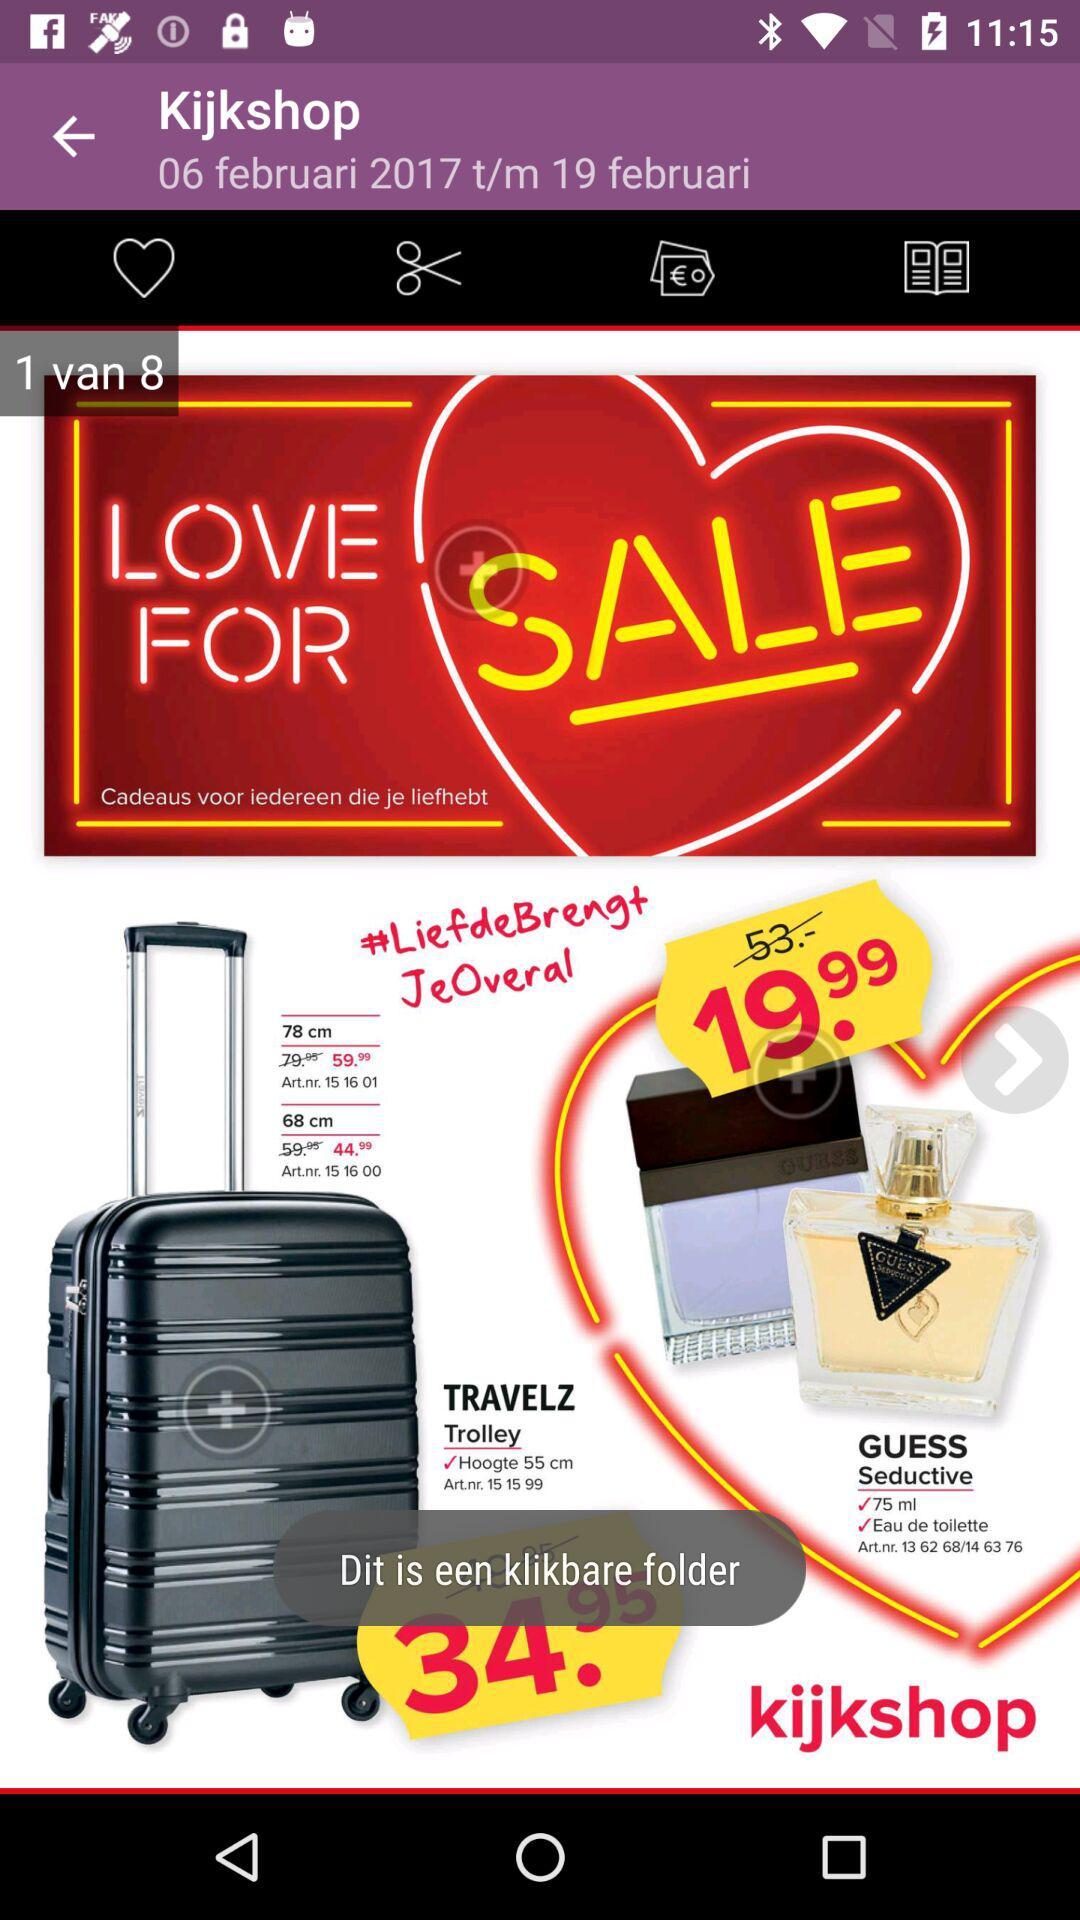  What do you see at coordinates (427, 266) in the screenshot?
I see `the item below the 06 februari 2017 icon` at bounding box center [427, 266].